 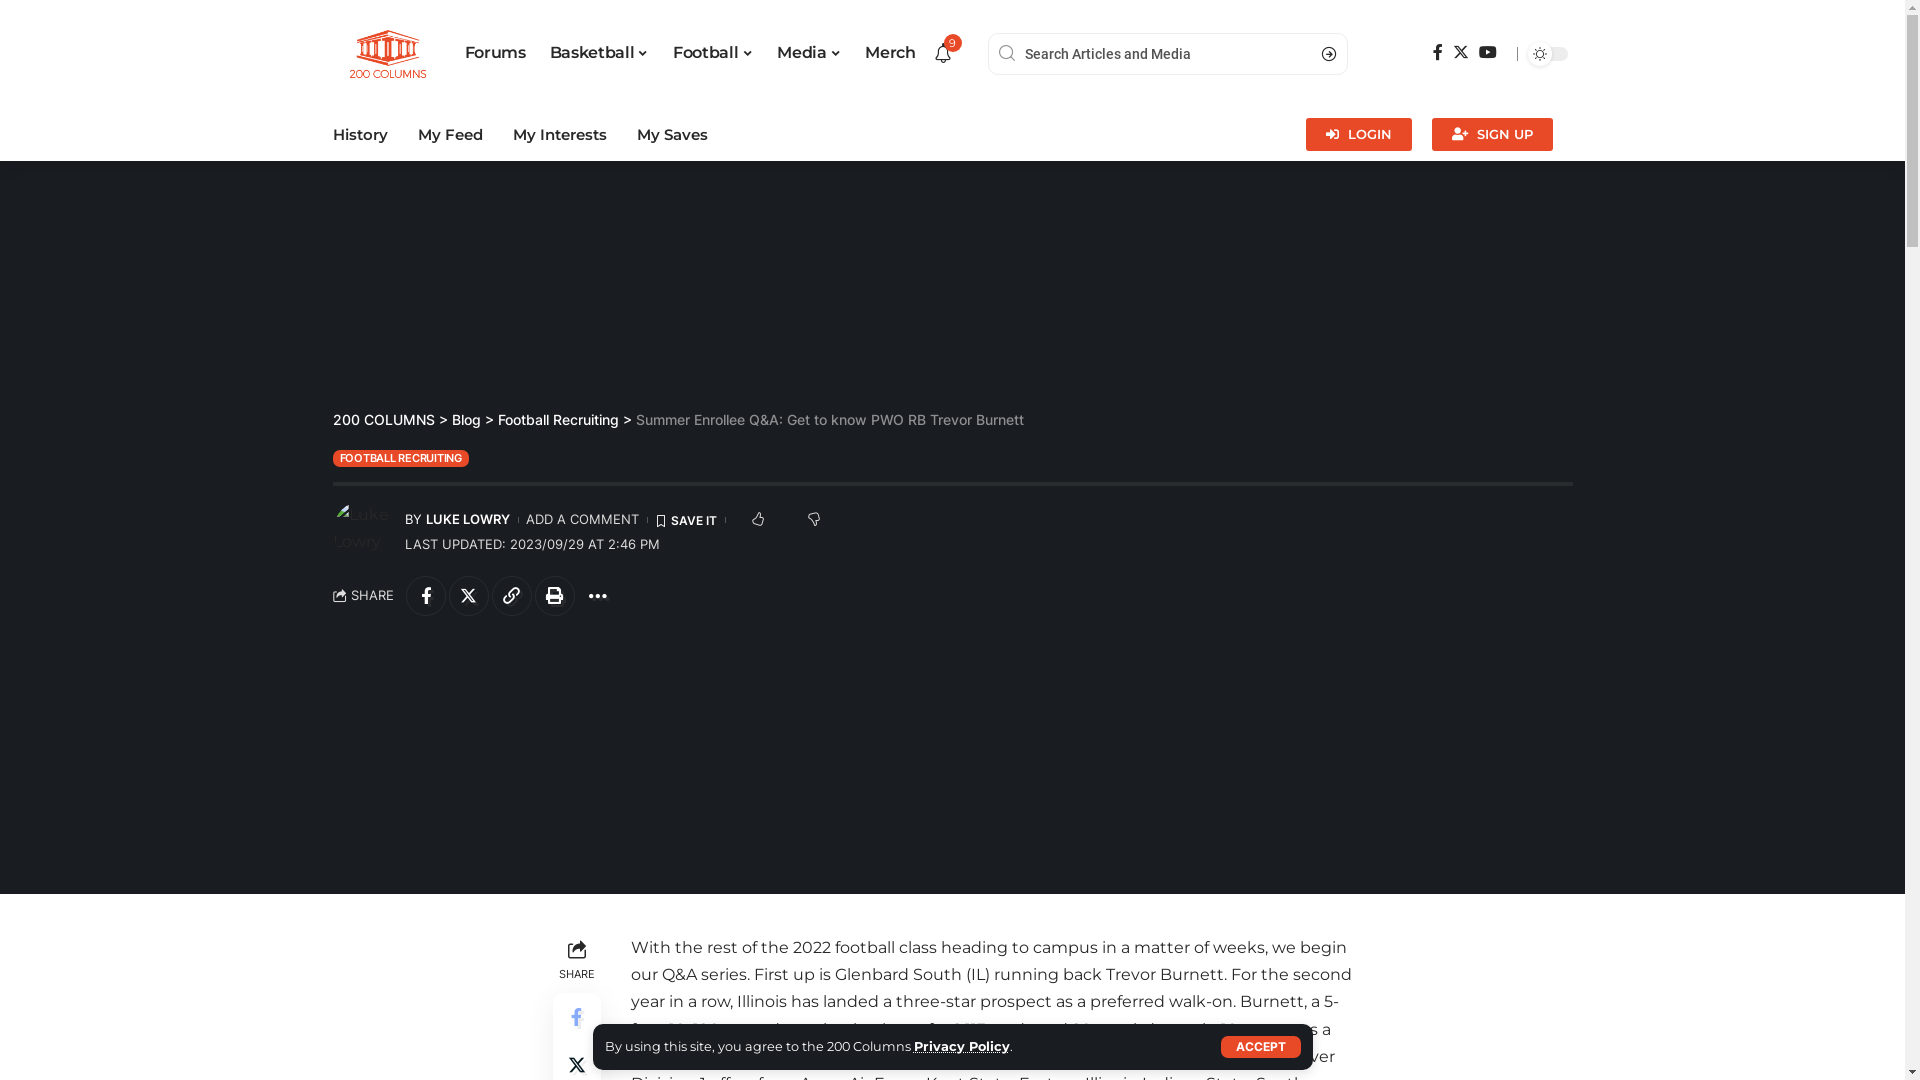 What do you see at coordinates (1305, 134) in the screenshot?
I see `'LOGIN'` at bounding box center [1305, 134].